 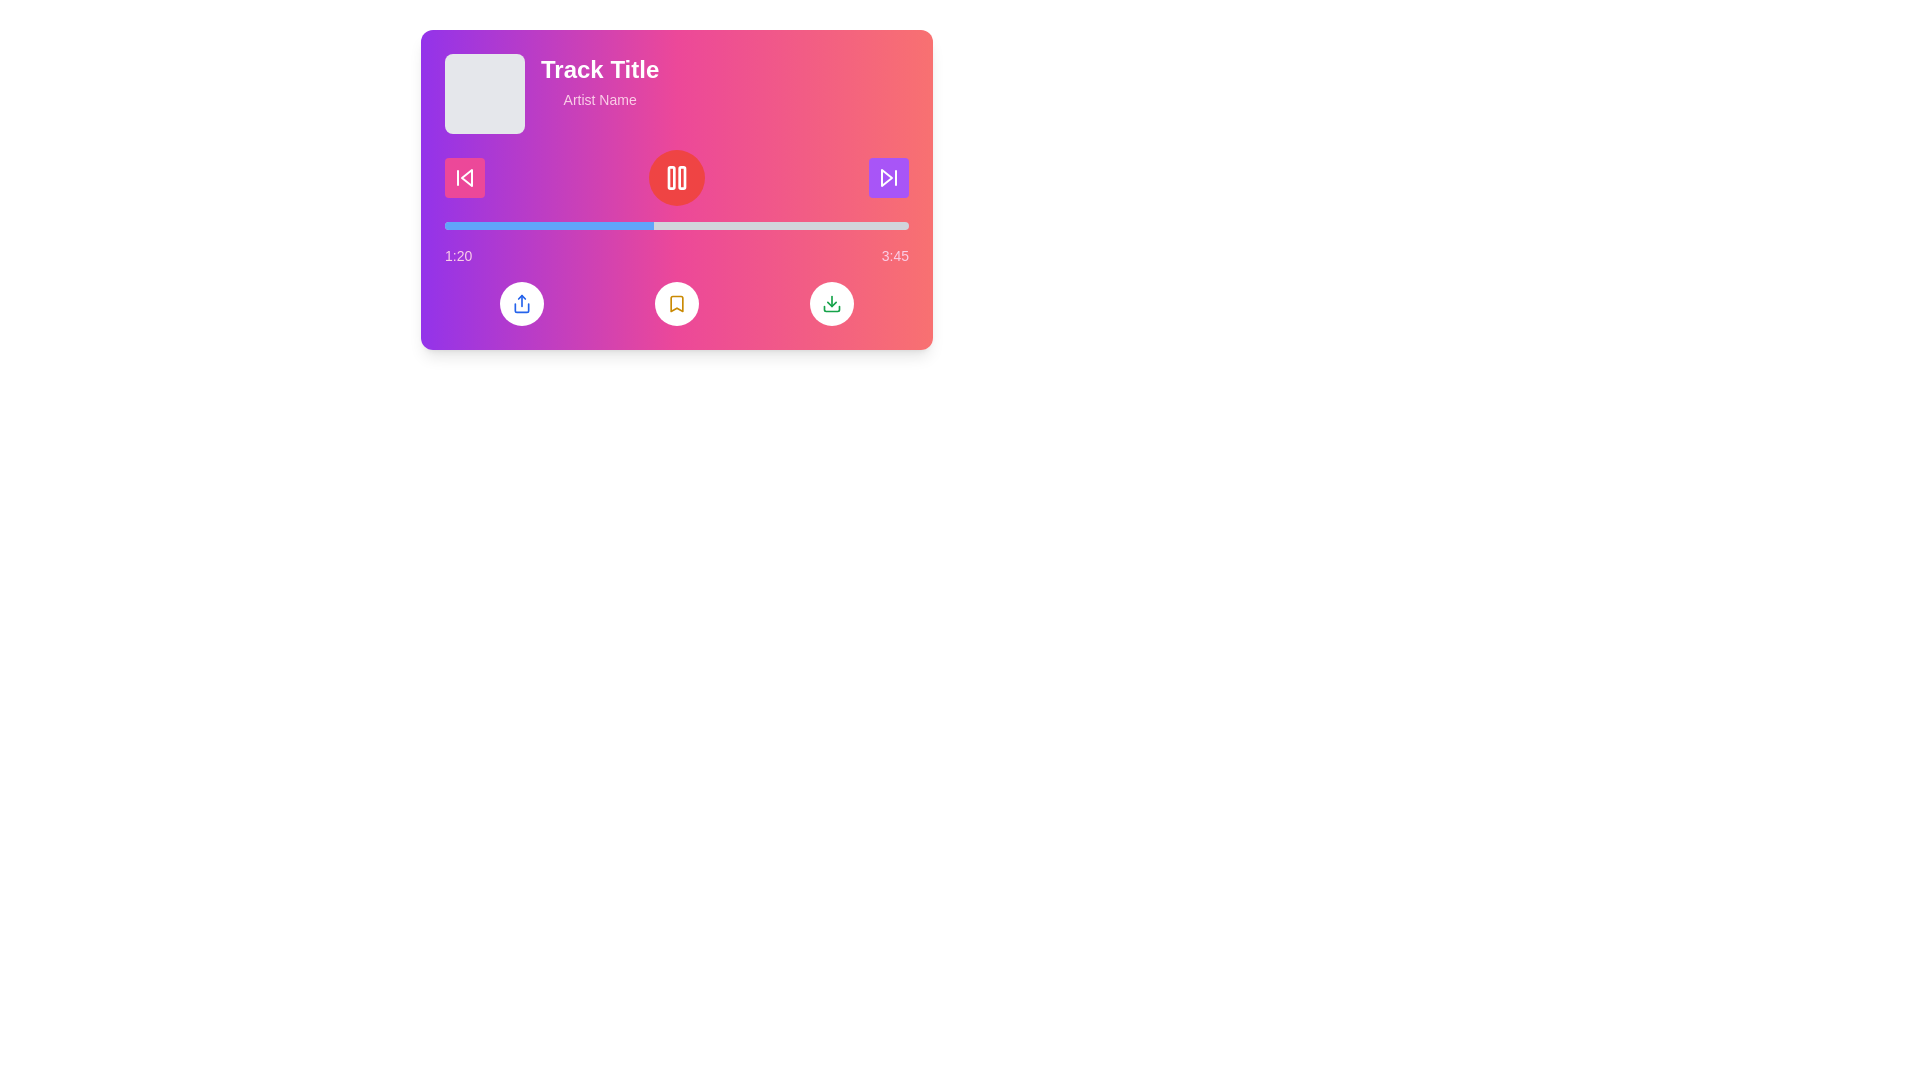 I want to click on the progress bar segment that visually indicates the amount of progress completed in the music player interface, so click(x=549, y=225).